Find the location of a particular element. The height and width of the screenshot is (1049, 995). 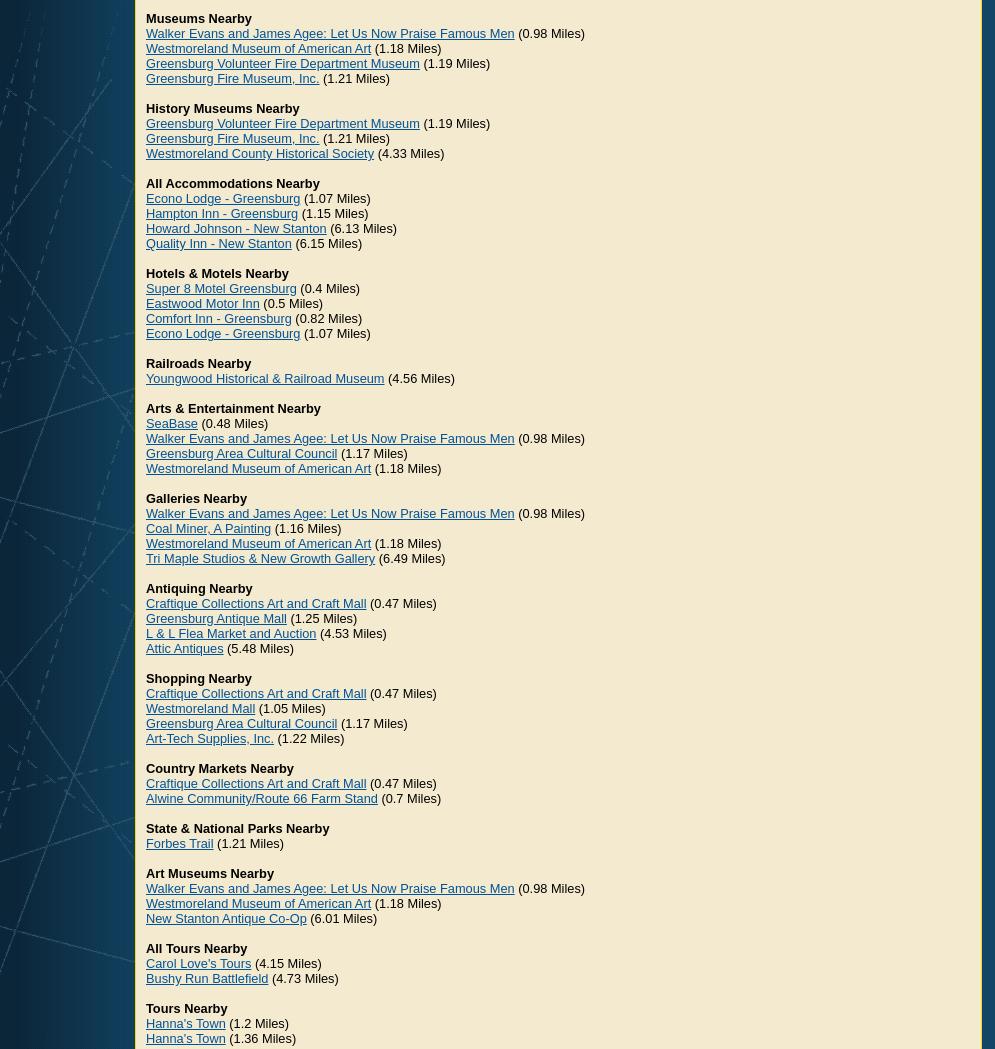

'New Stanton Antique Co-Op' is located at coordinates (224, 917).